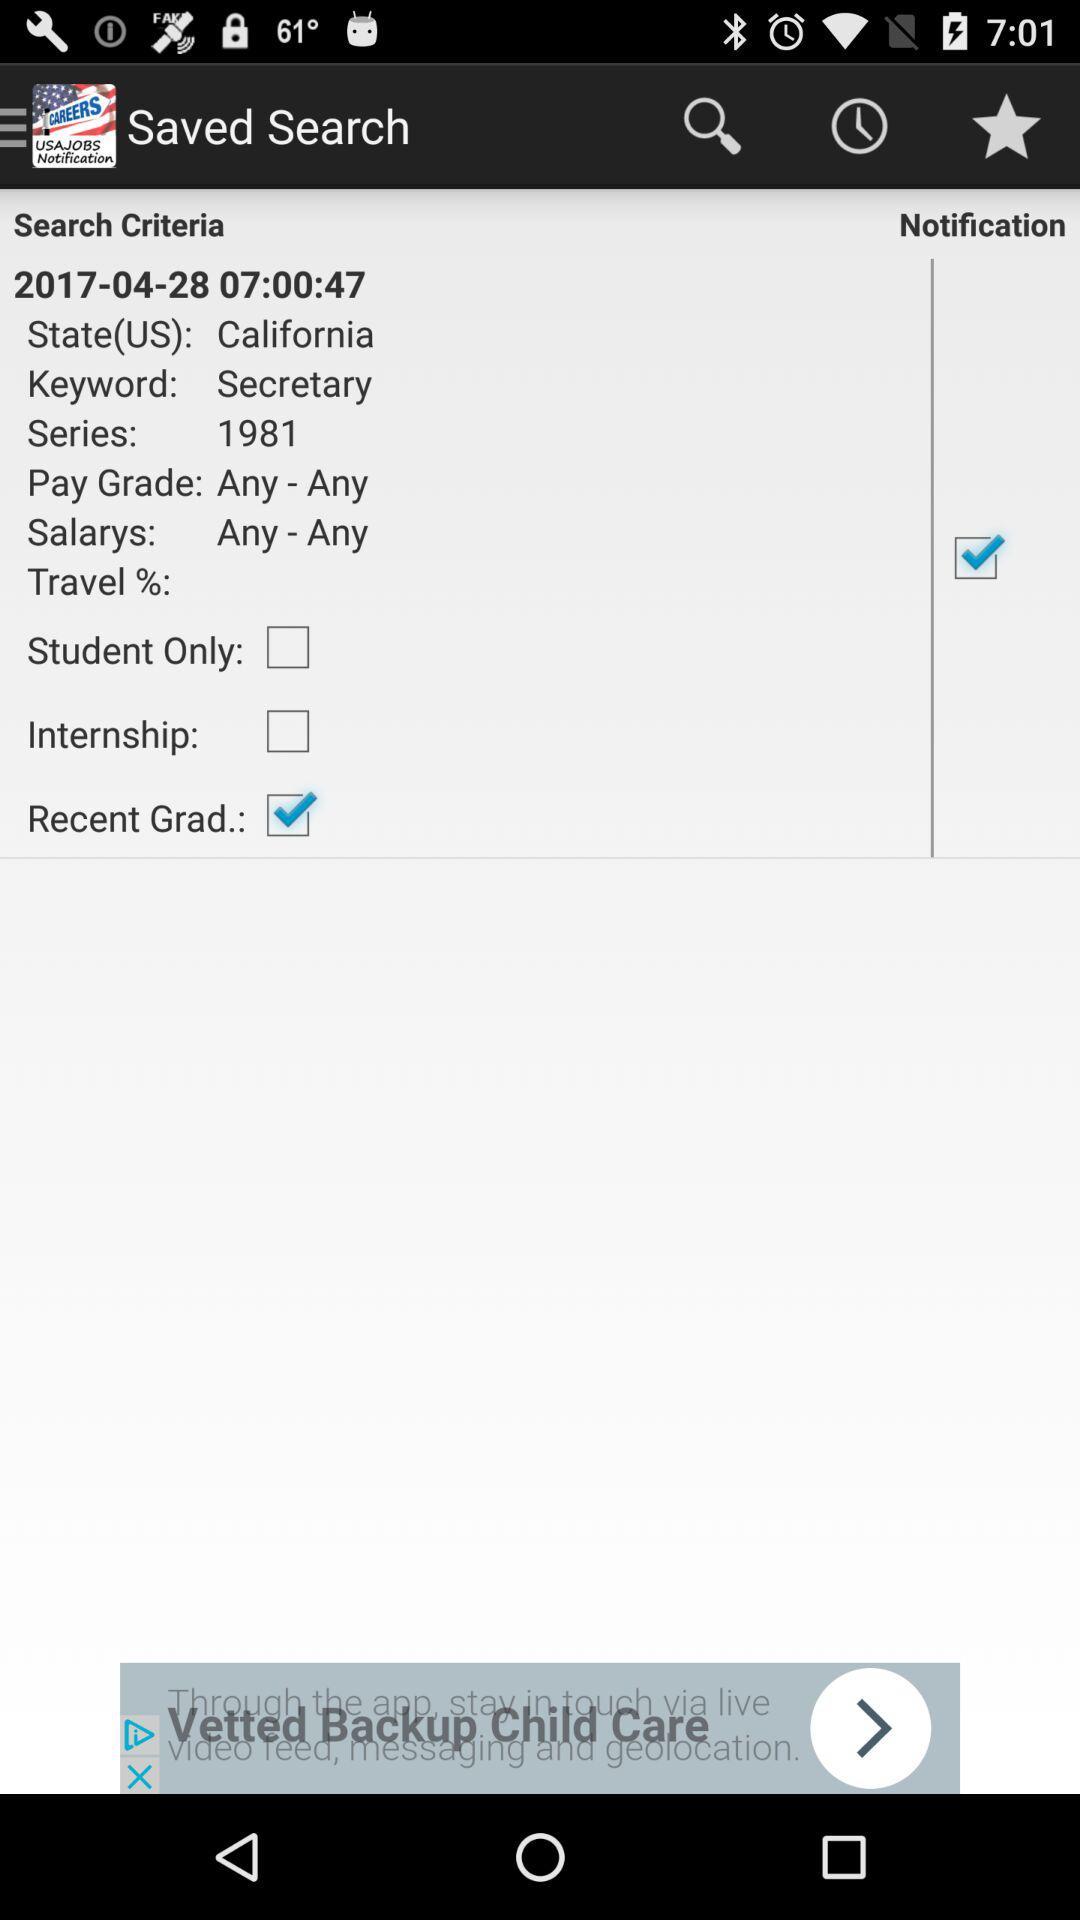 This screenshot has width=1080, height=1920. What do you see at coordinates (115, 481) in the screenshot?
I see `the item next to the 1981 icon` at bounding box center [115, 481].